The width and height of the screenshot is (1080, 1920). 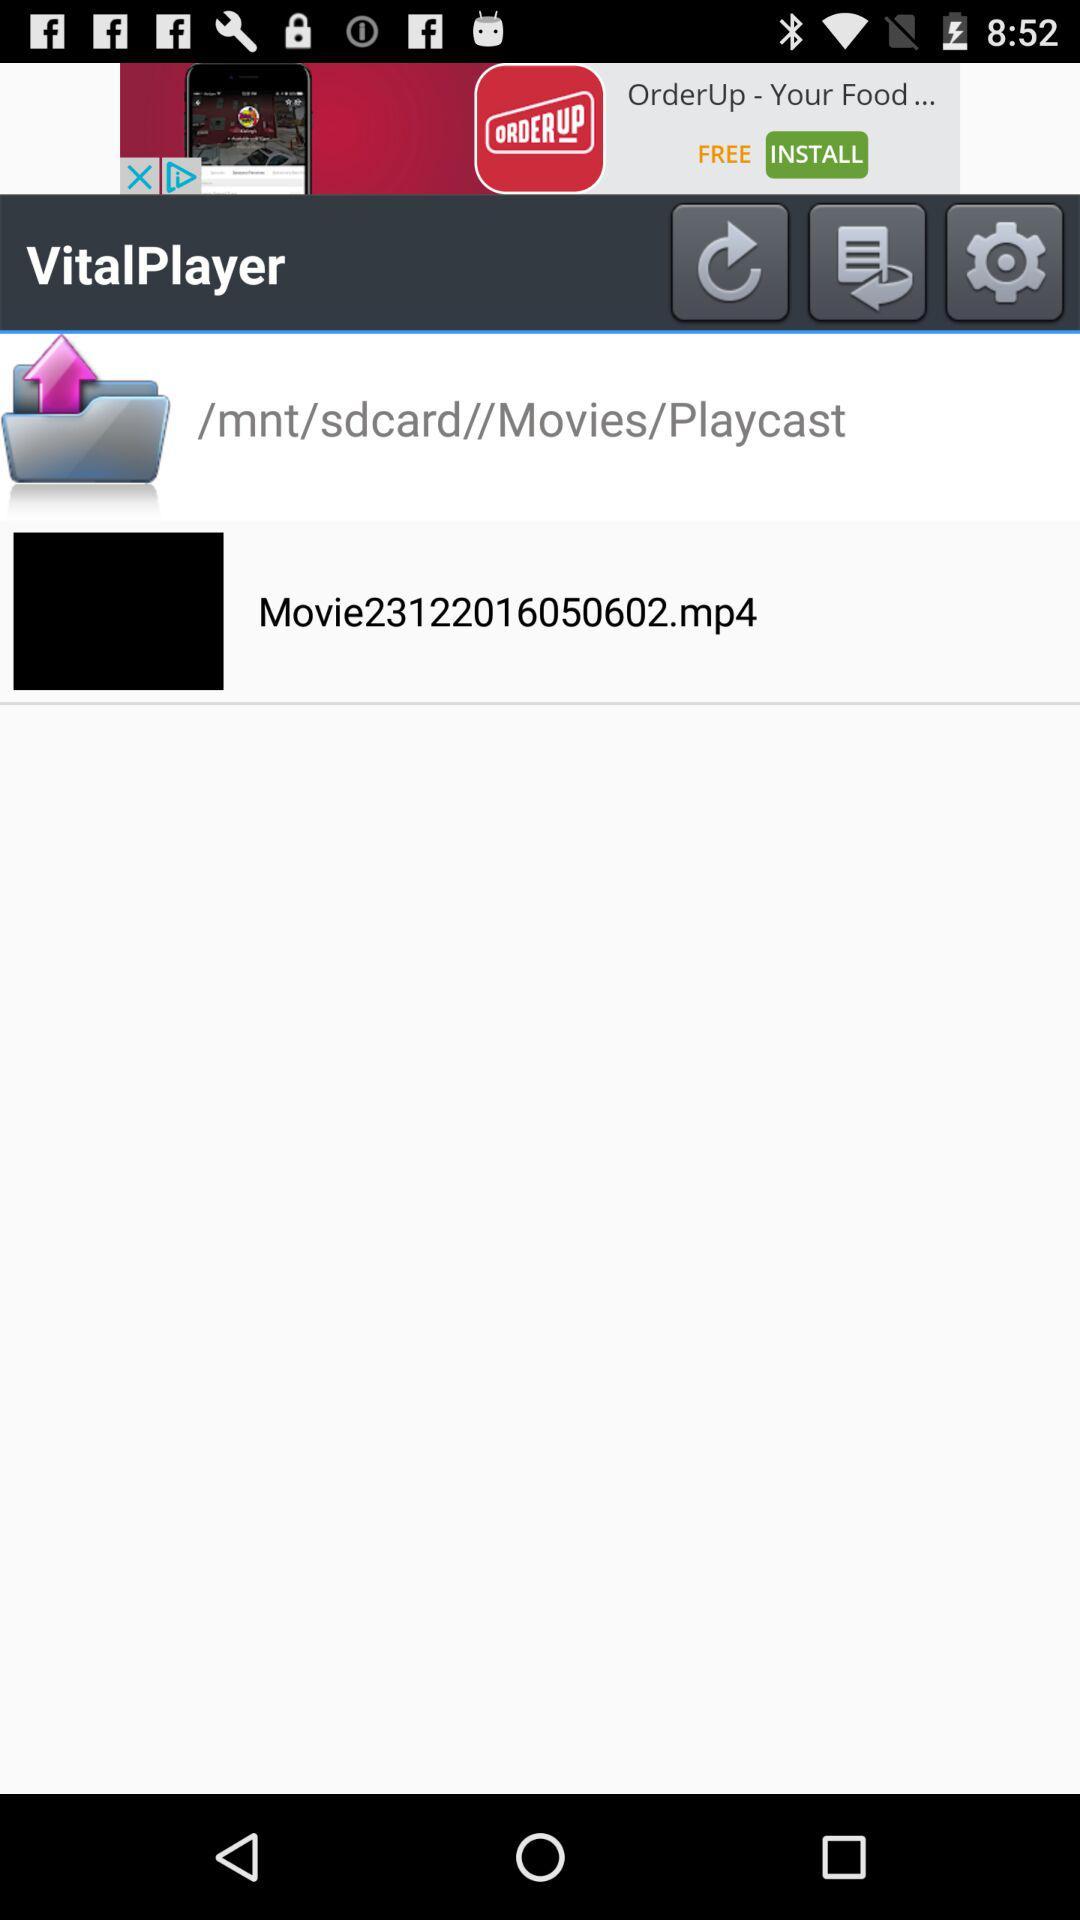 I want to click on autoplay option, so click(x=866, y=262).